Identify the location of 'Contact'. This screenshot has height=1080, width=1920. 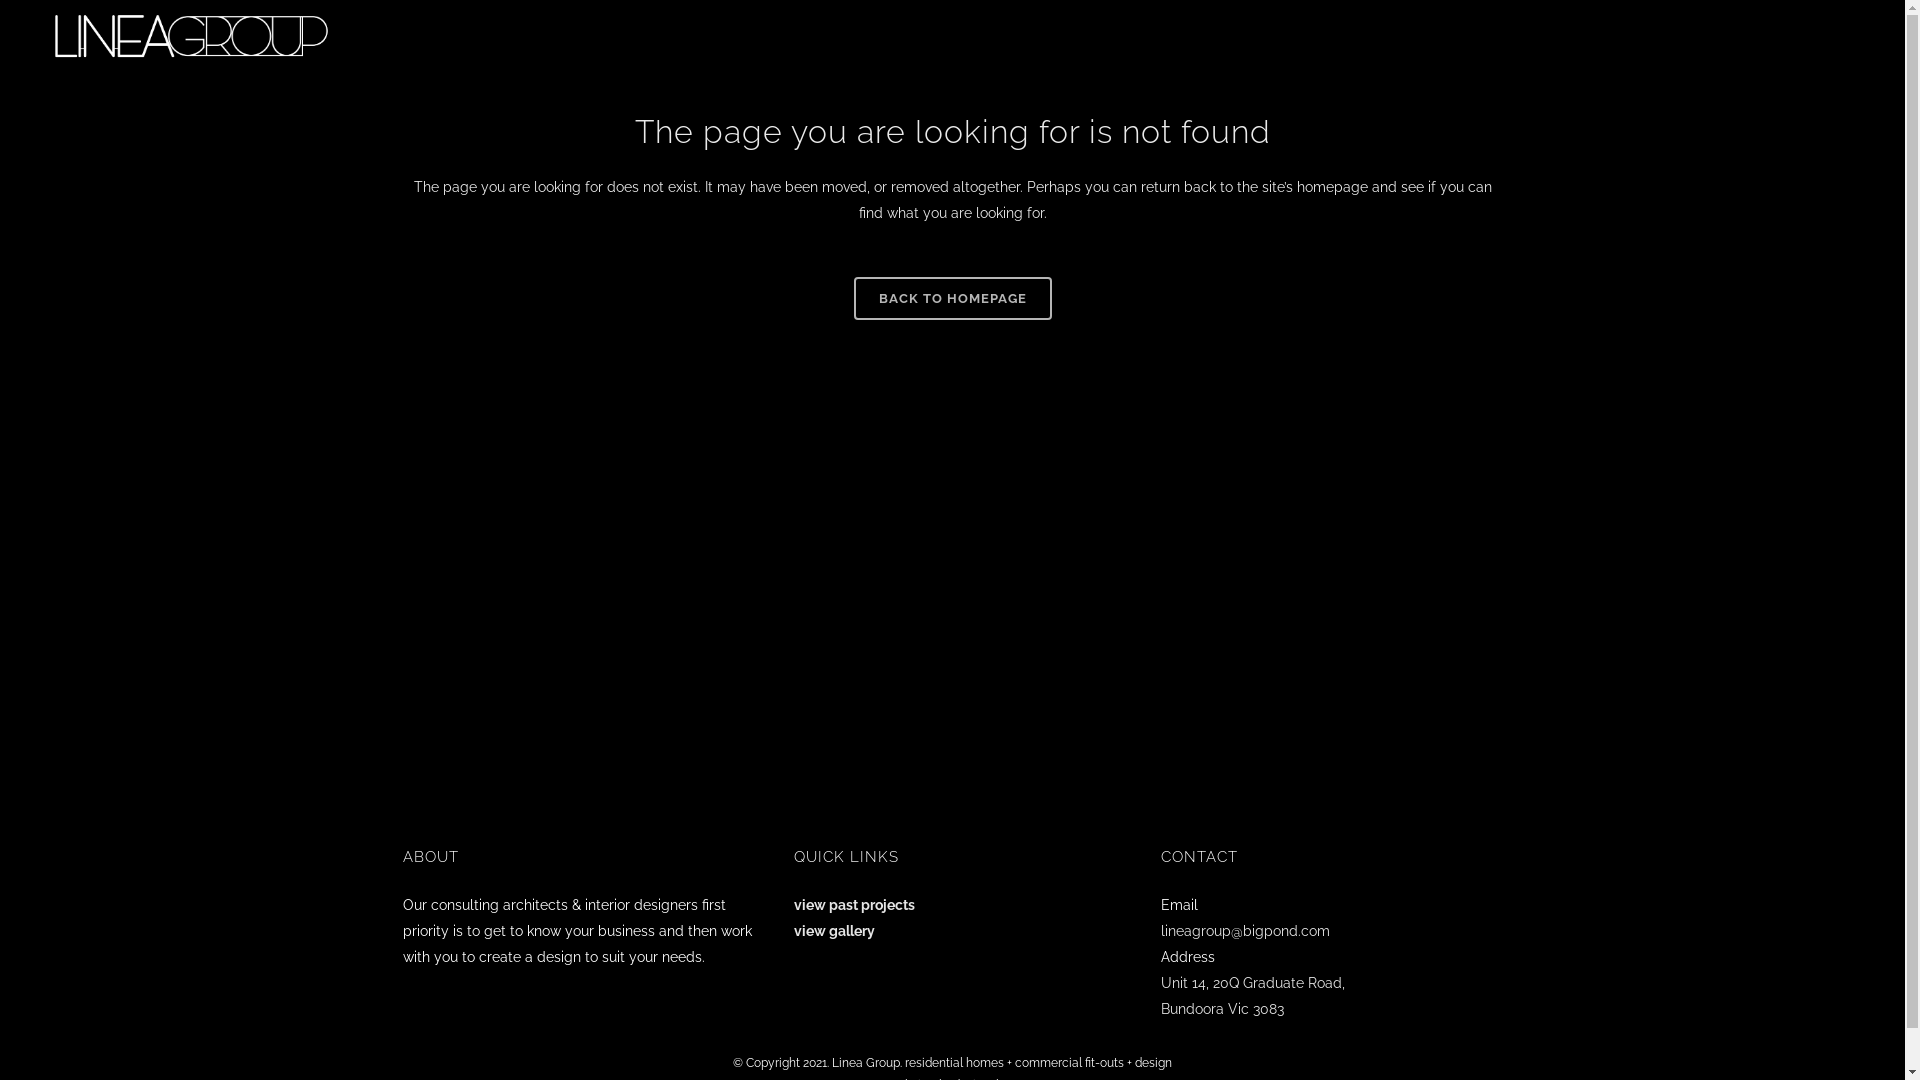
(1815, 34).